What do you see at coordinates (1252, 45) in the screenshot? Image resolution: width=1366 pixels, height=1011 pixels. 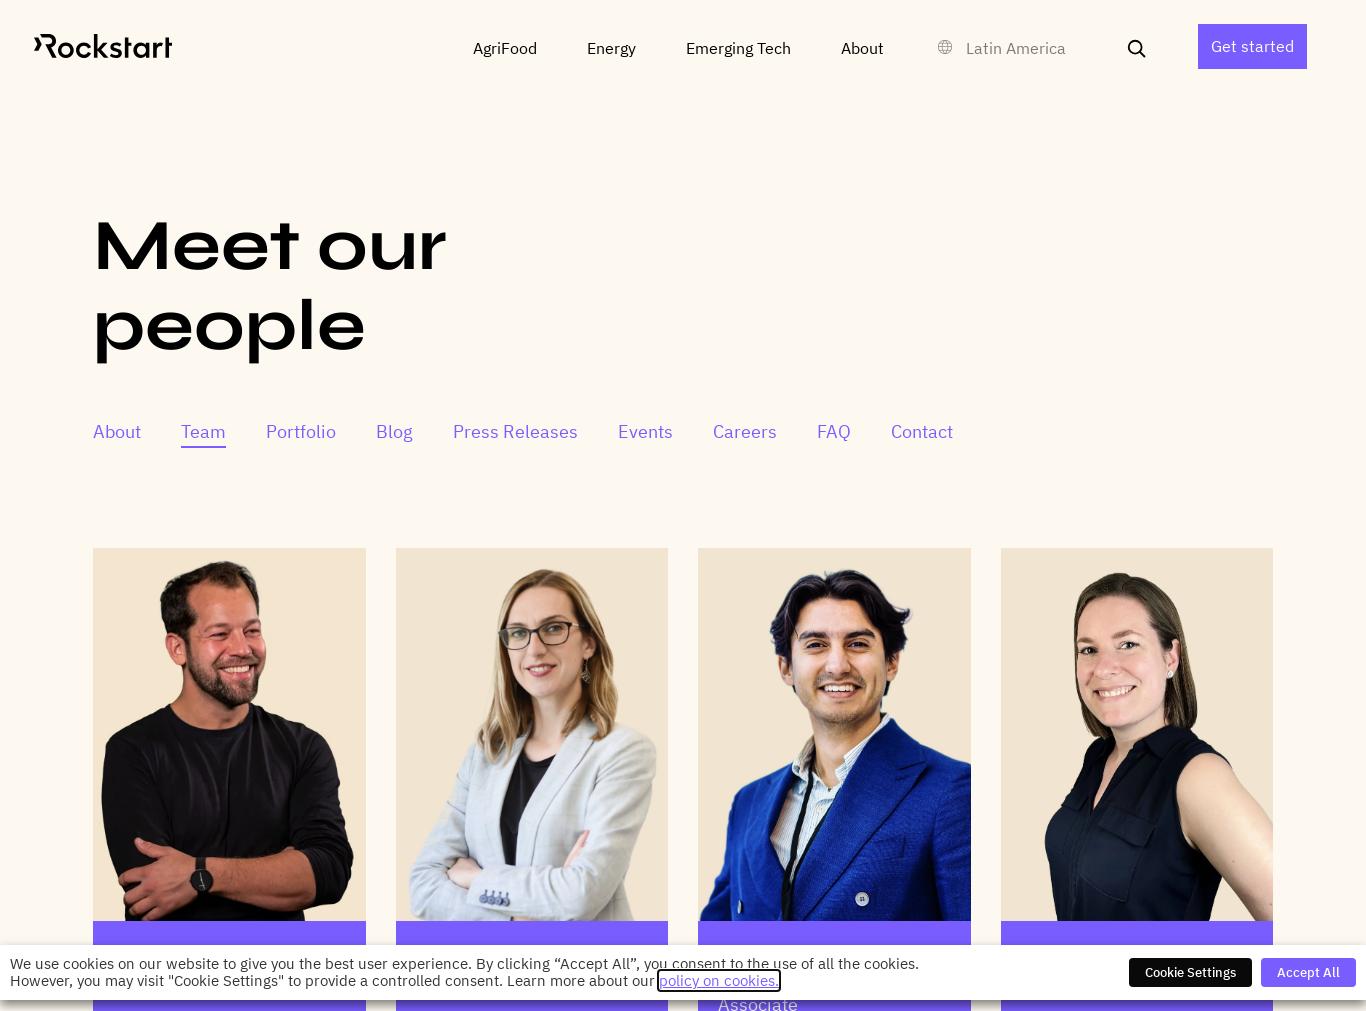 I see `'Get started'` at bounding box center [1252, 45].